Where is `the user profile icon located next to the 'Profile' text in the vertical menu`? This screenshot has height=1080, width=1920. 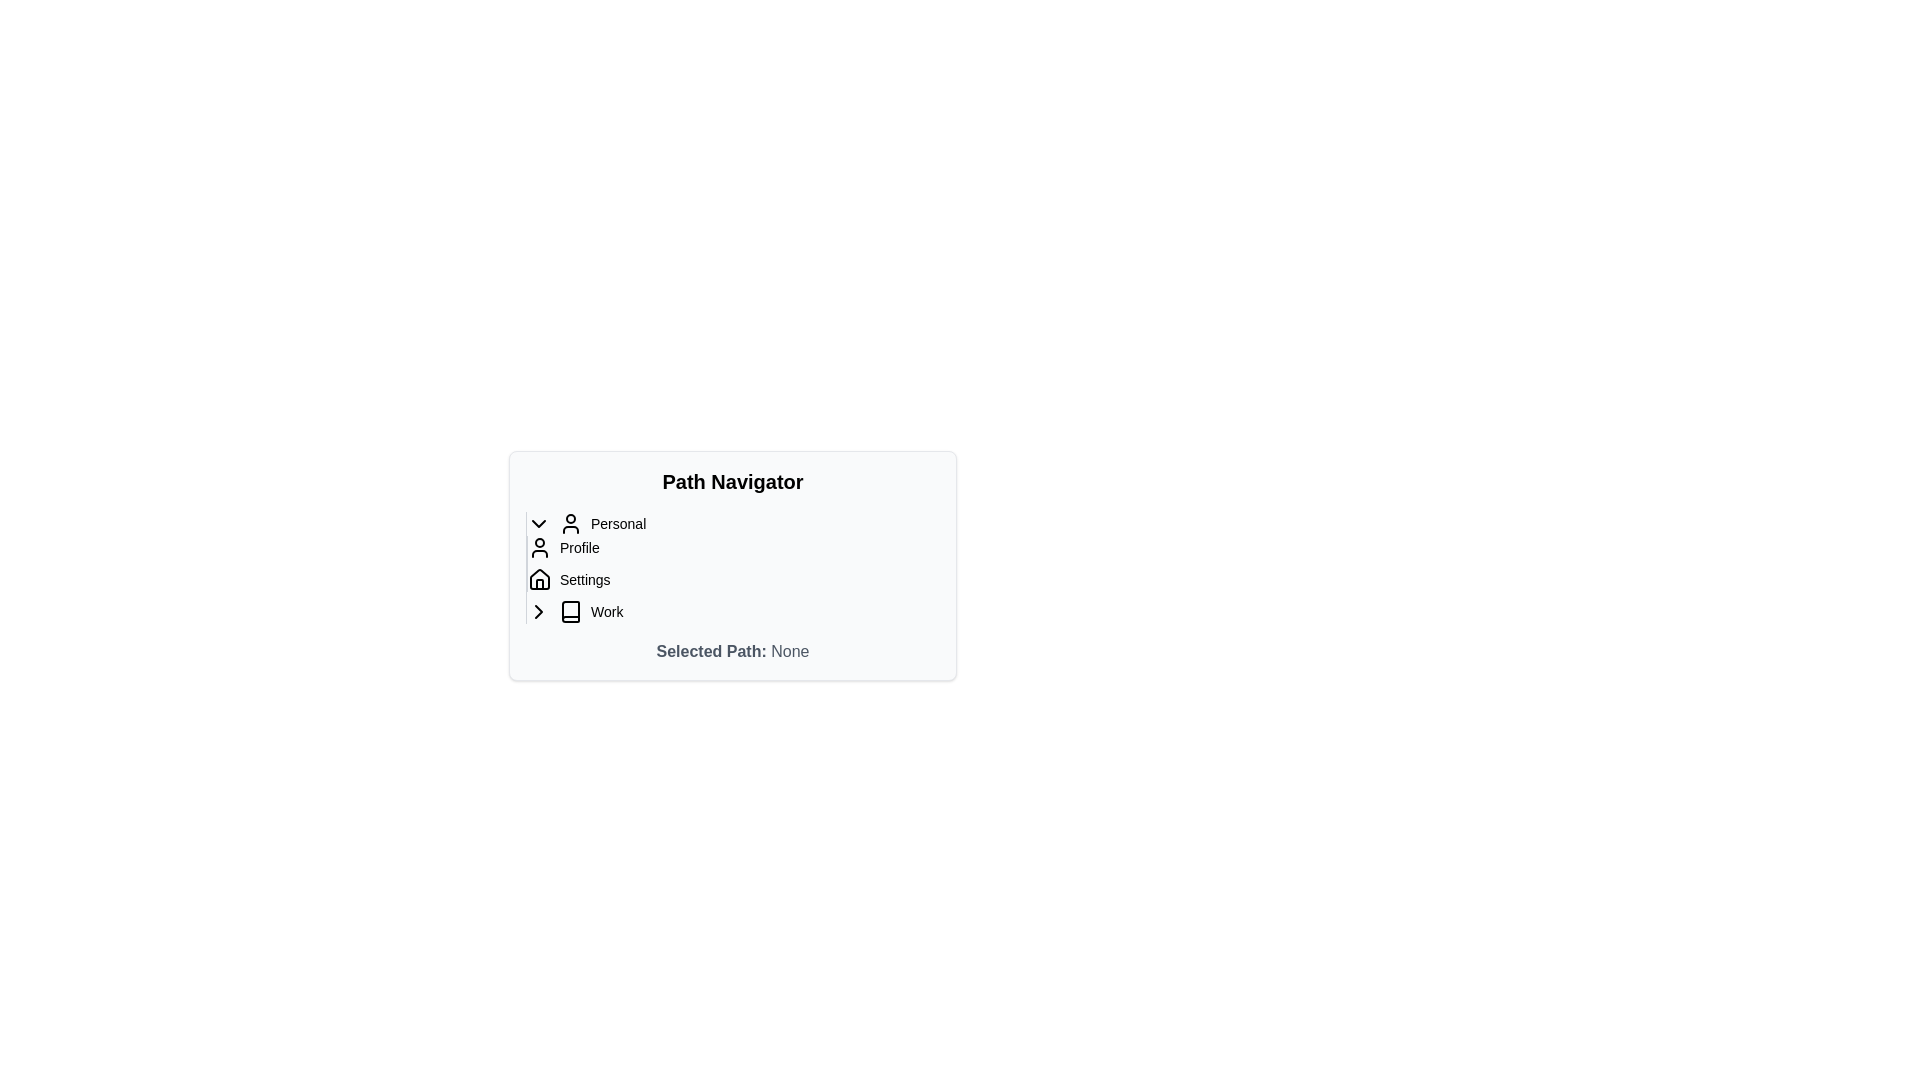
the user profile icon located next to the 'Profile' text in the vertical menu is located at coordinates (539, 547).